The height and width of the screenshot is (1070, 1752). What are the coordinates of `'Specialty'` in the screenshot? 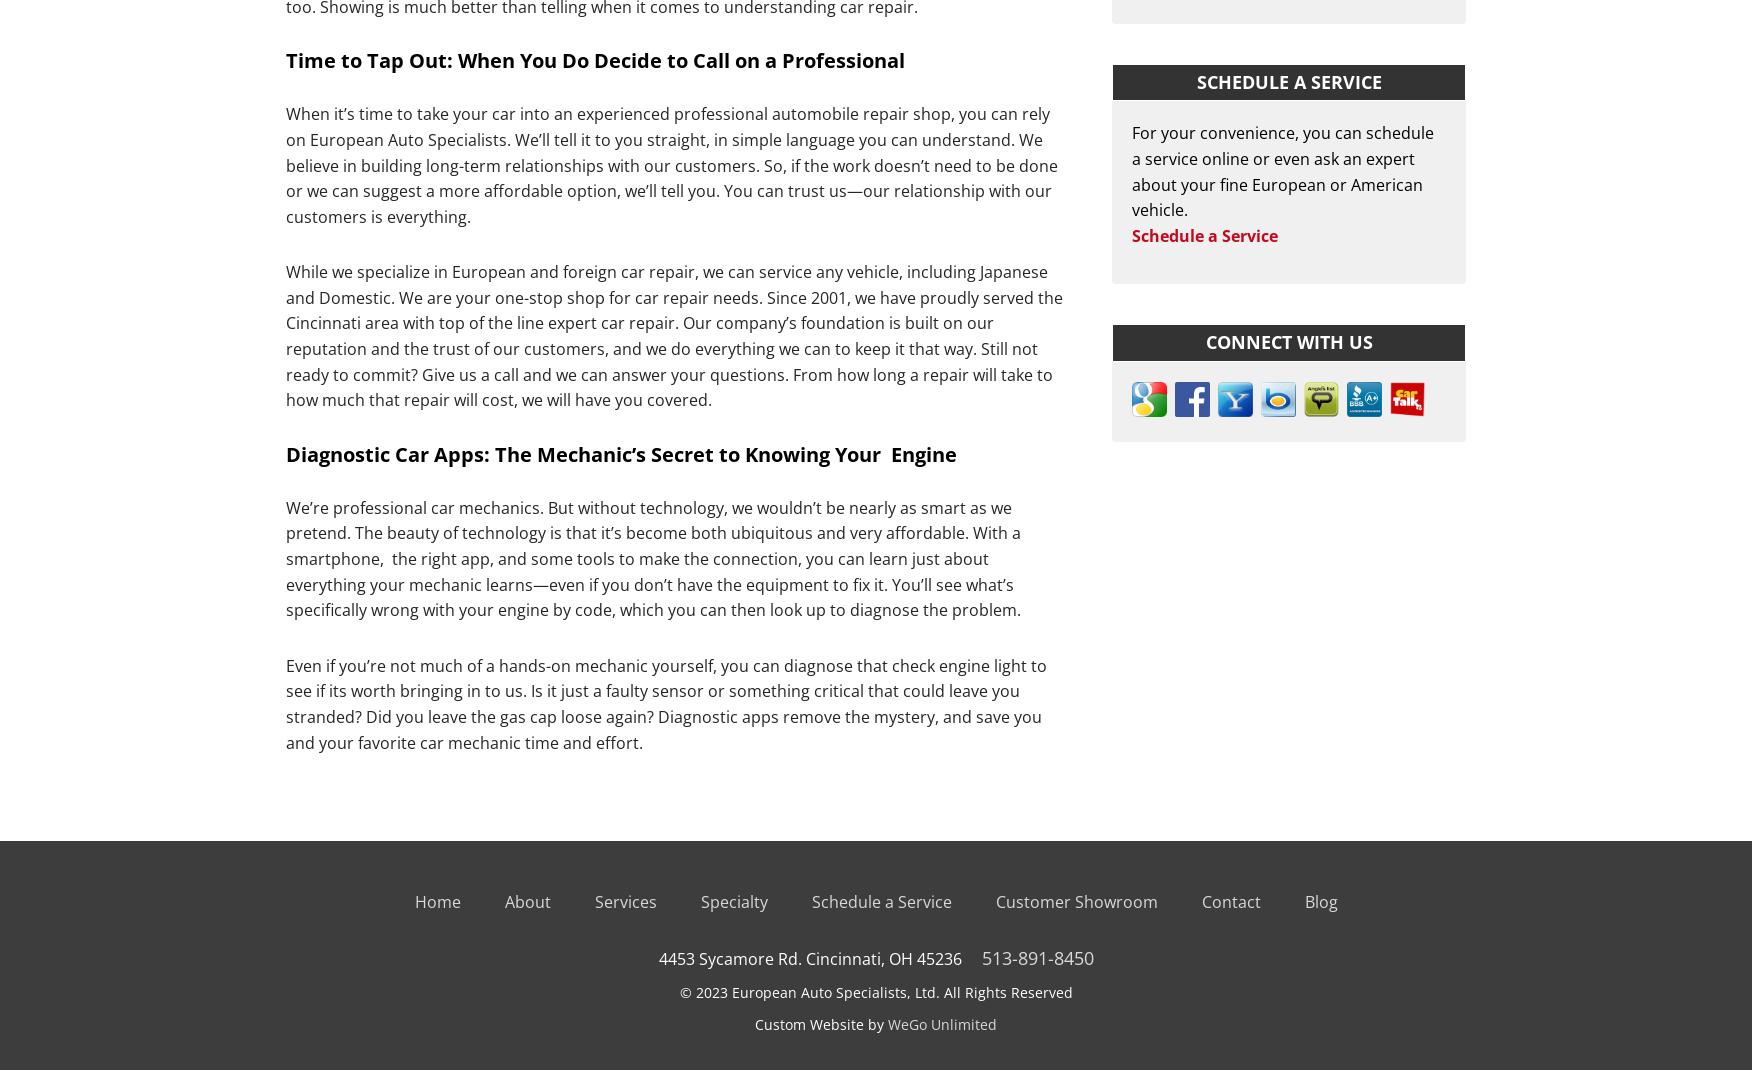 It's located at (733, 901).